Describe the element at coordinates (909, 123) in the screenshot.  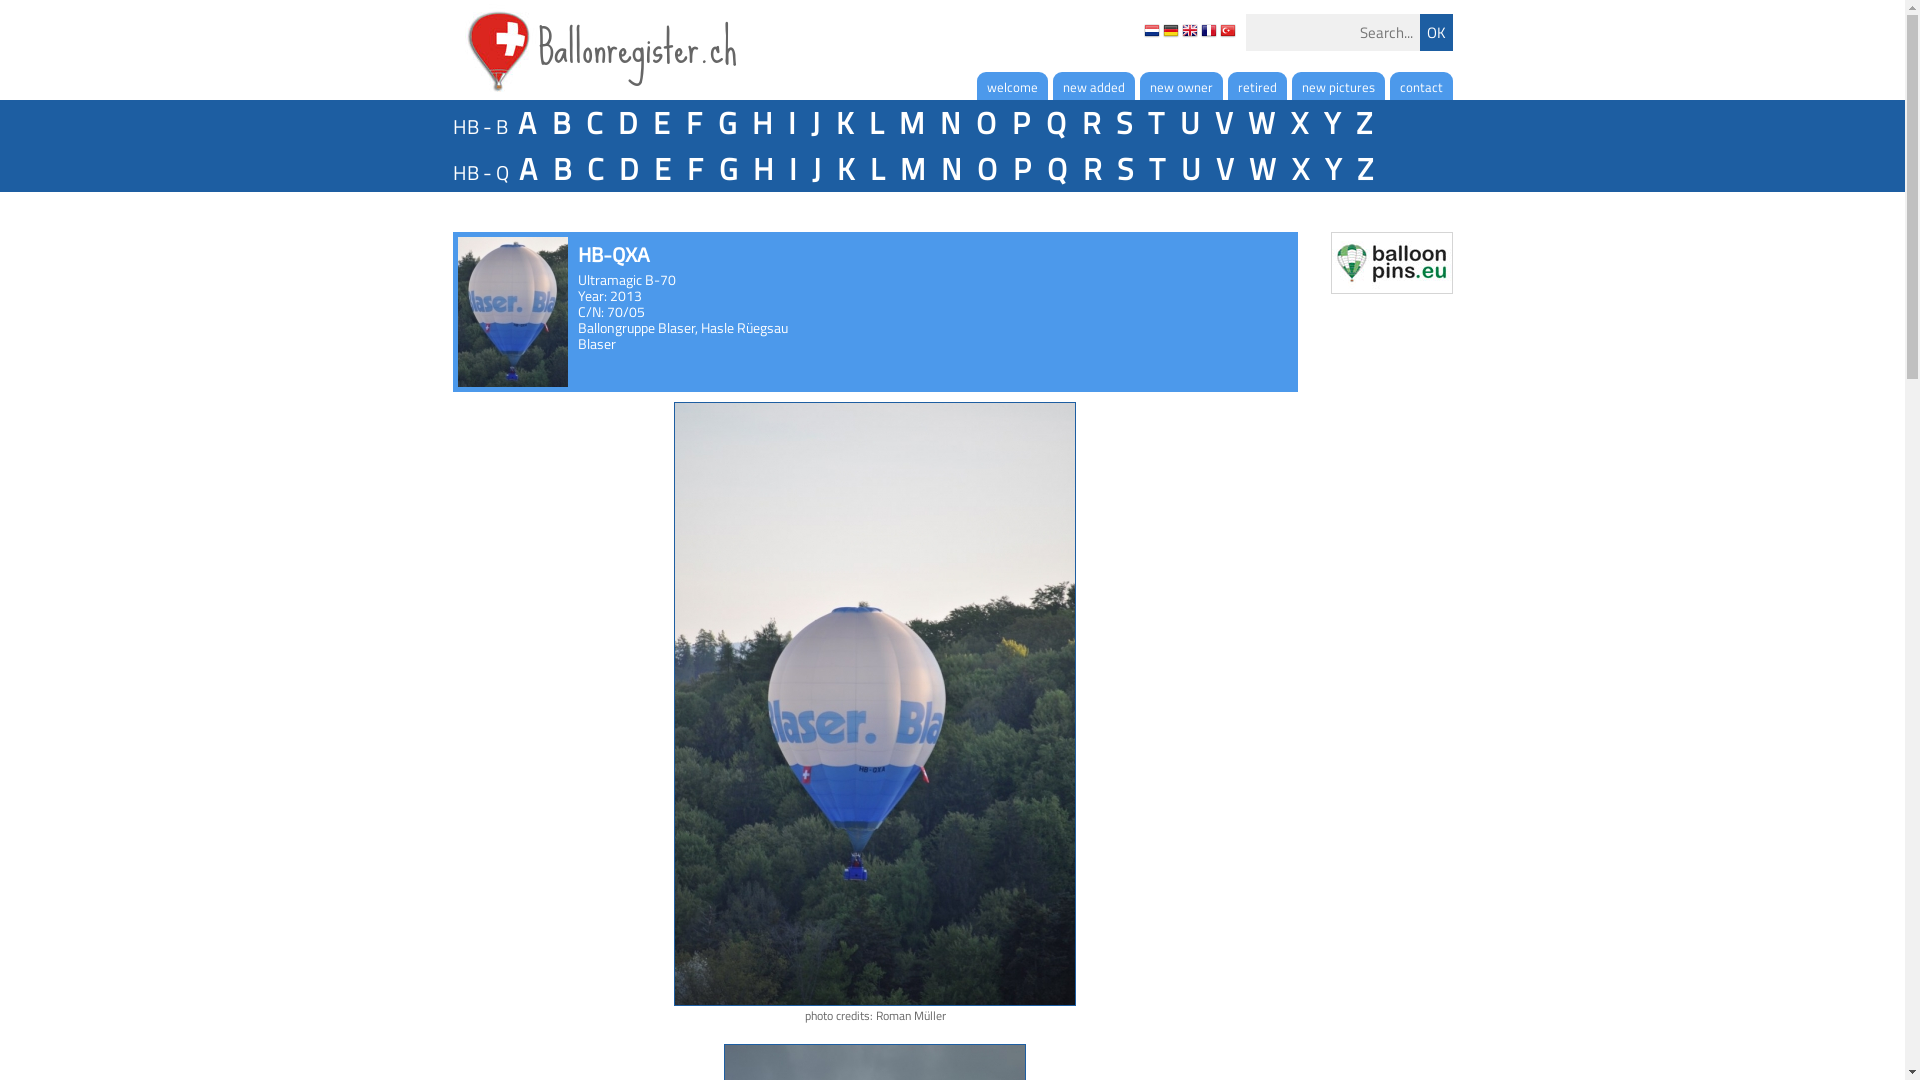
I see `'M'` at that location.